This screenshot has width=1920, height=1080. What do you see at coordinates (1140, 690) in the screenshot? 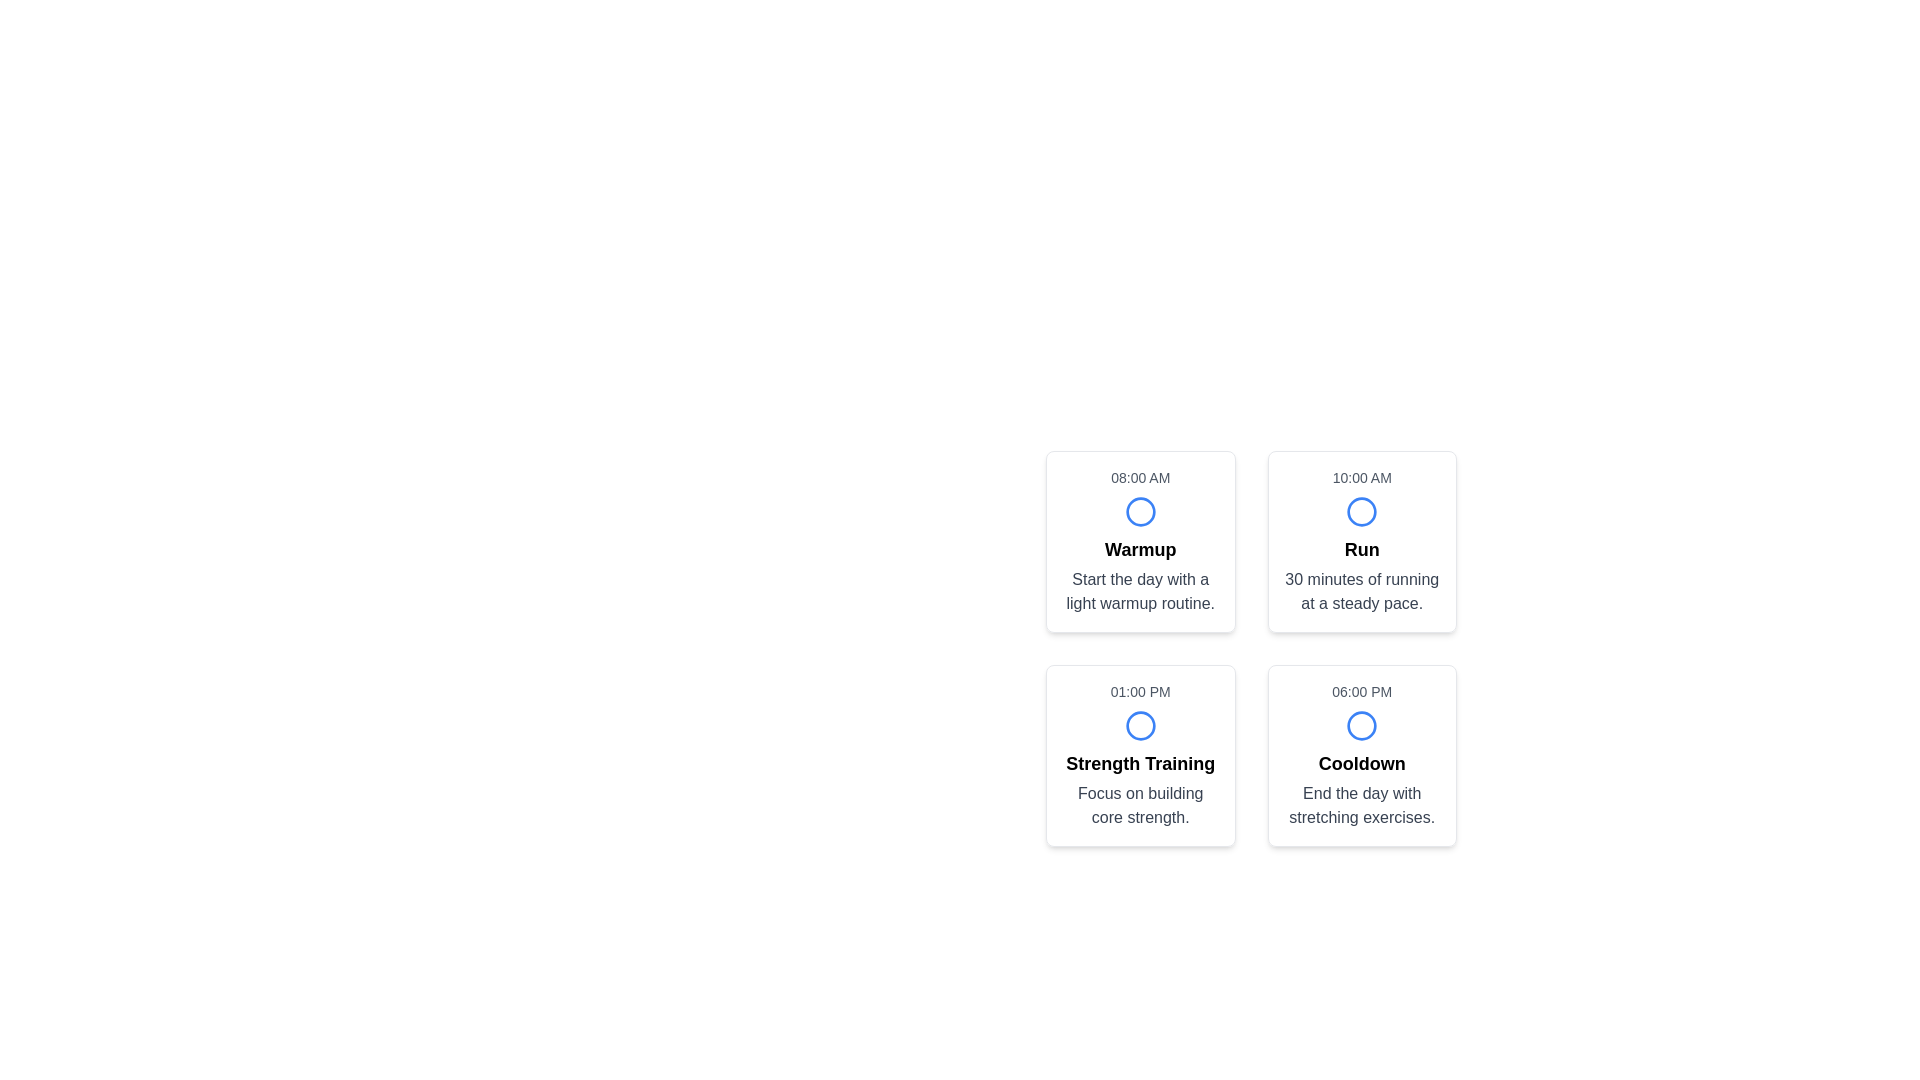
I see `the text label displaying '01:00 PM' in a smaller gray font, positioned near the top of the 'Strength Training' activity card` at bounding box center [1140, 690].